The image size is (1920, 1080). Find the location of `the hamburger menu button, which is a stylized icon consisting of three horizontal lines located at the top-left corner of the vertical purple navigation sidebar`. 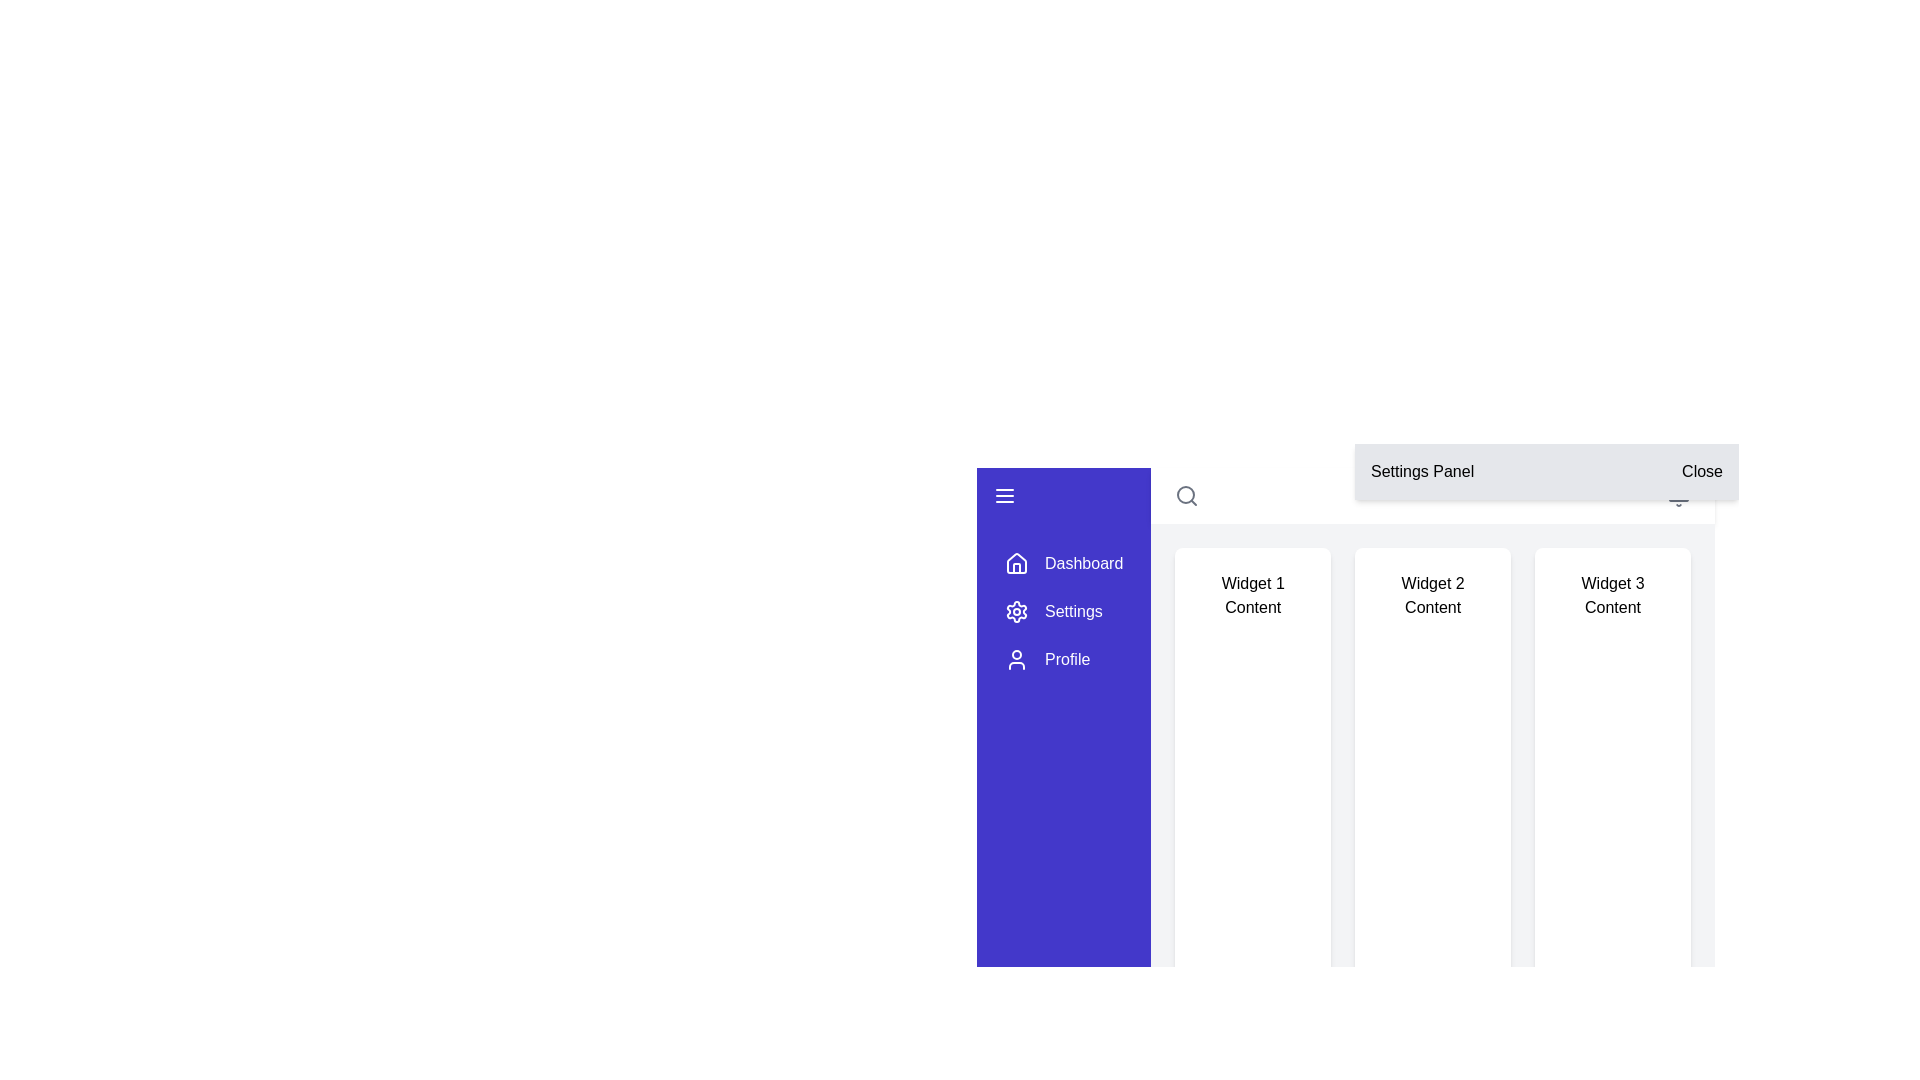

the hamburger menu button, which is a stylized icon consisting of three horizontal lines located at the top-left corner of the vertical purple navigation sidebar is located at coordinates (1004, 495).